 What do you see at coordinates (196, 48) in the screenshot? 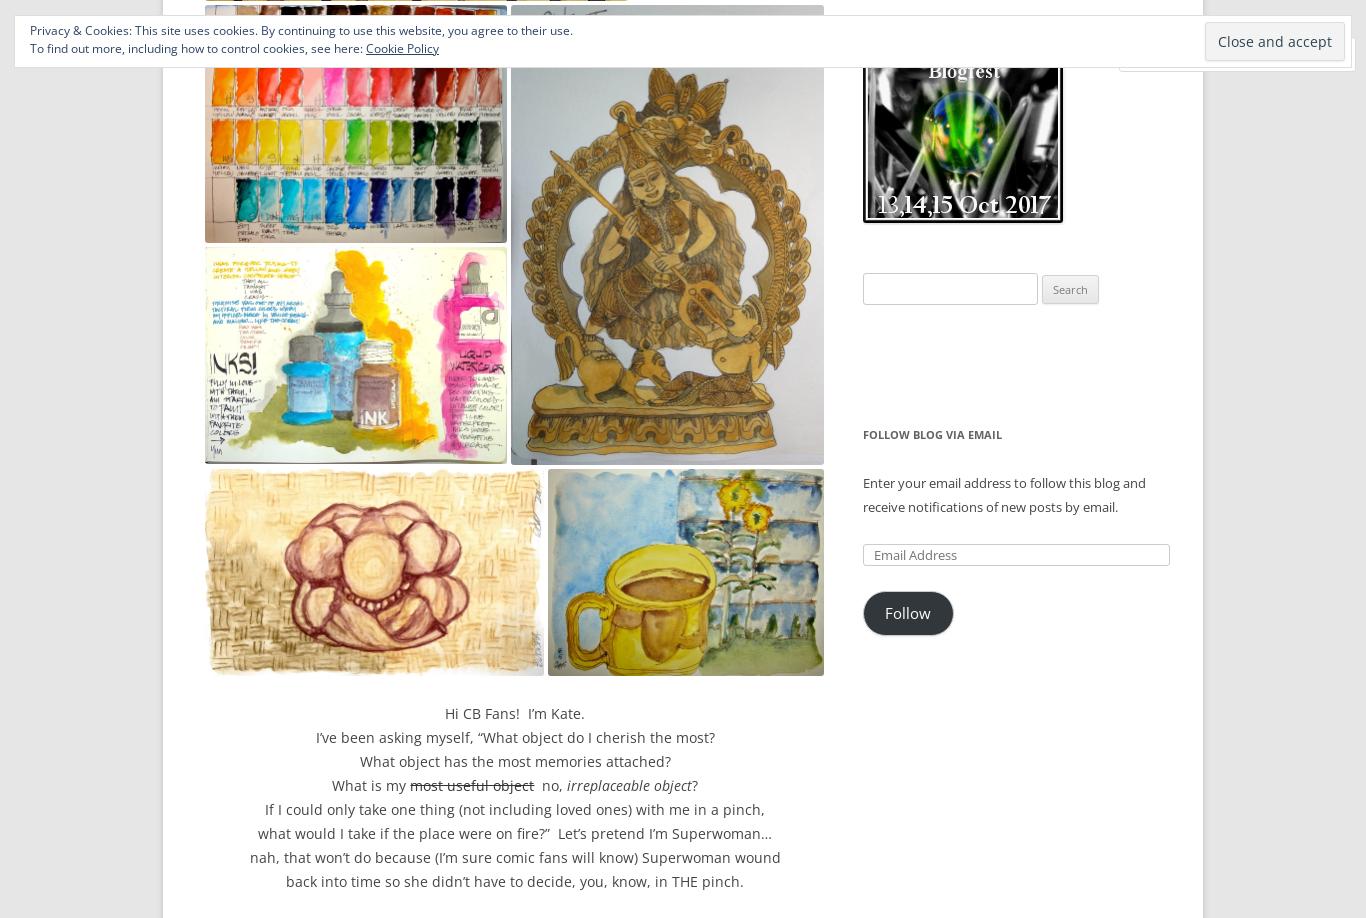
I see `'To find out more, including how to control cookies, see here:'` at bounding box center [196, 48].